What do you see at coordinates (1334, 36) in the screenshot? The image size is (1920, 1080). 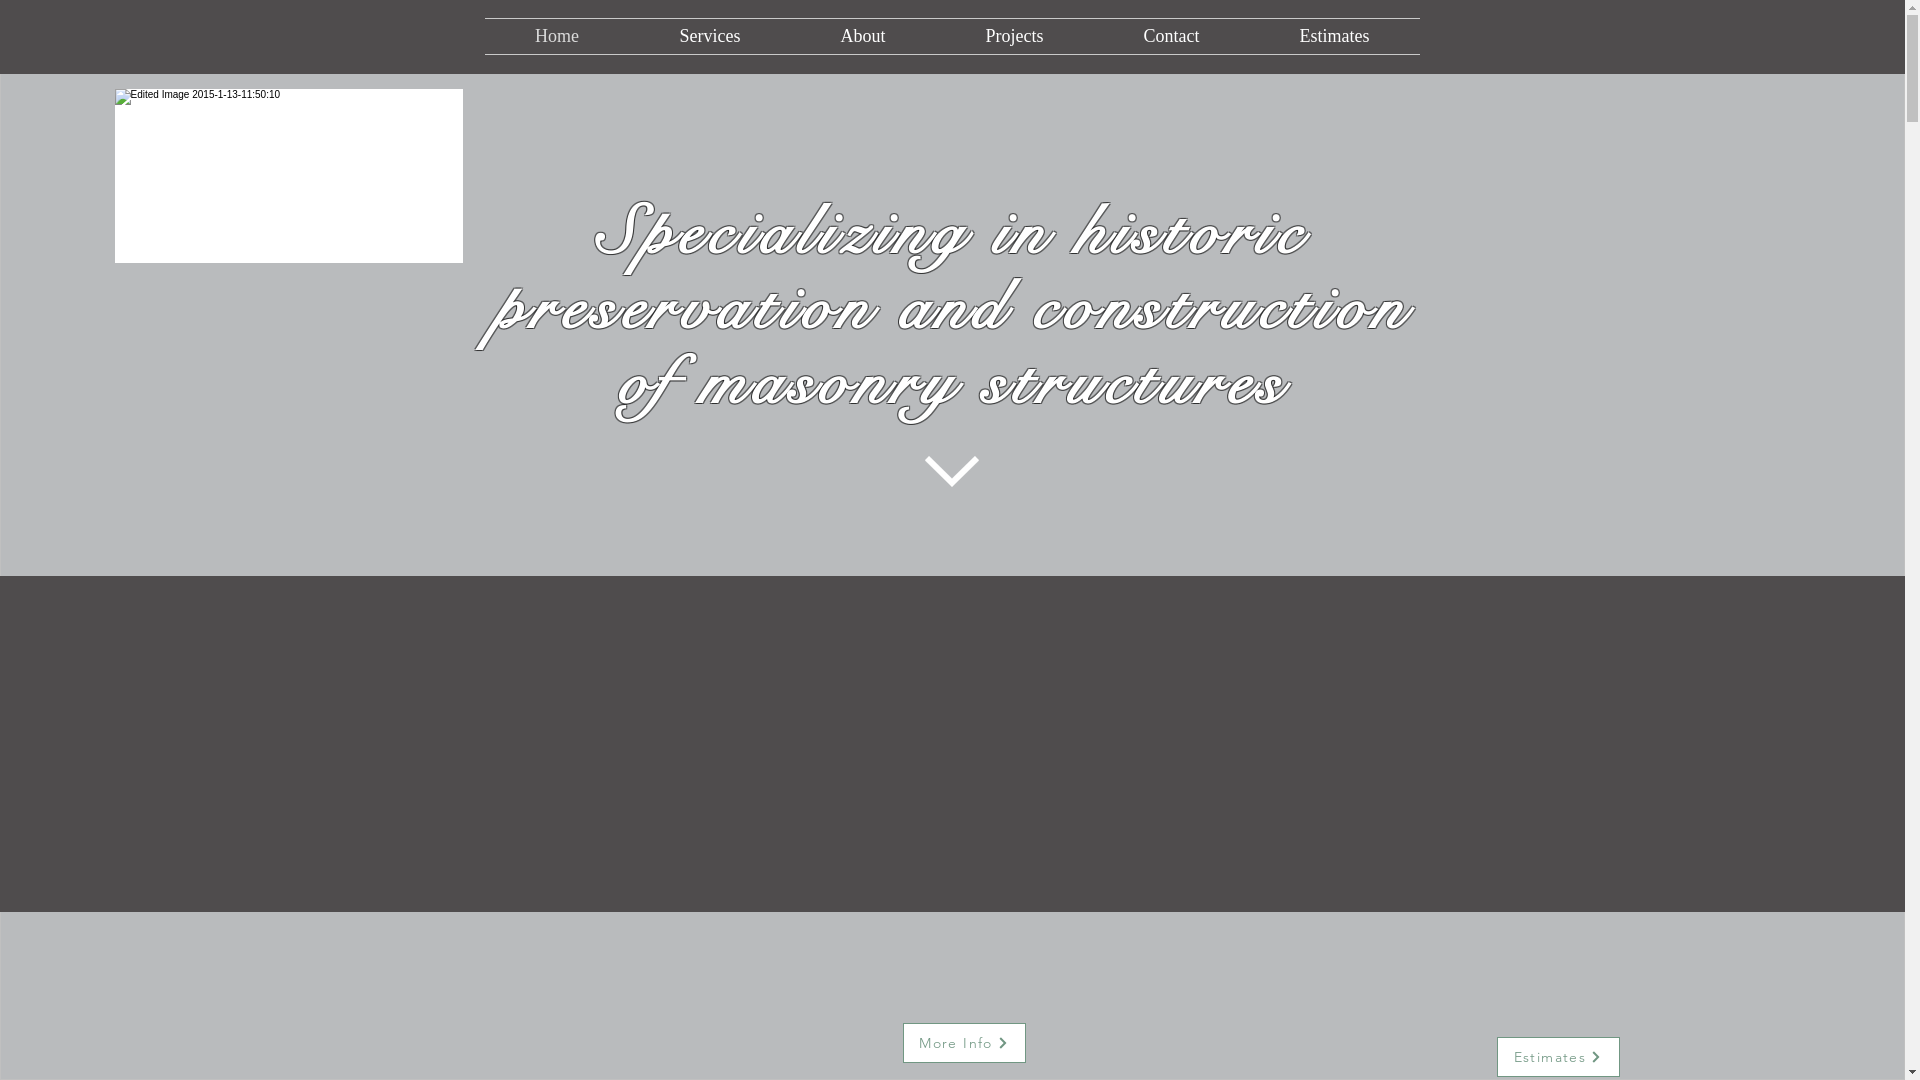 I see `'Estimates'` at bounding box center [1334, 36].